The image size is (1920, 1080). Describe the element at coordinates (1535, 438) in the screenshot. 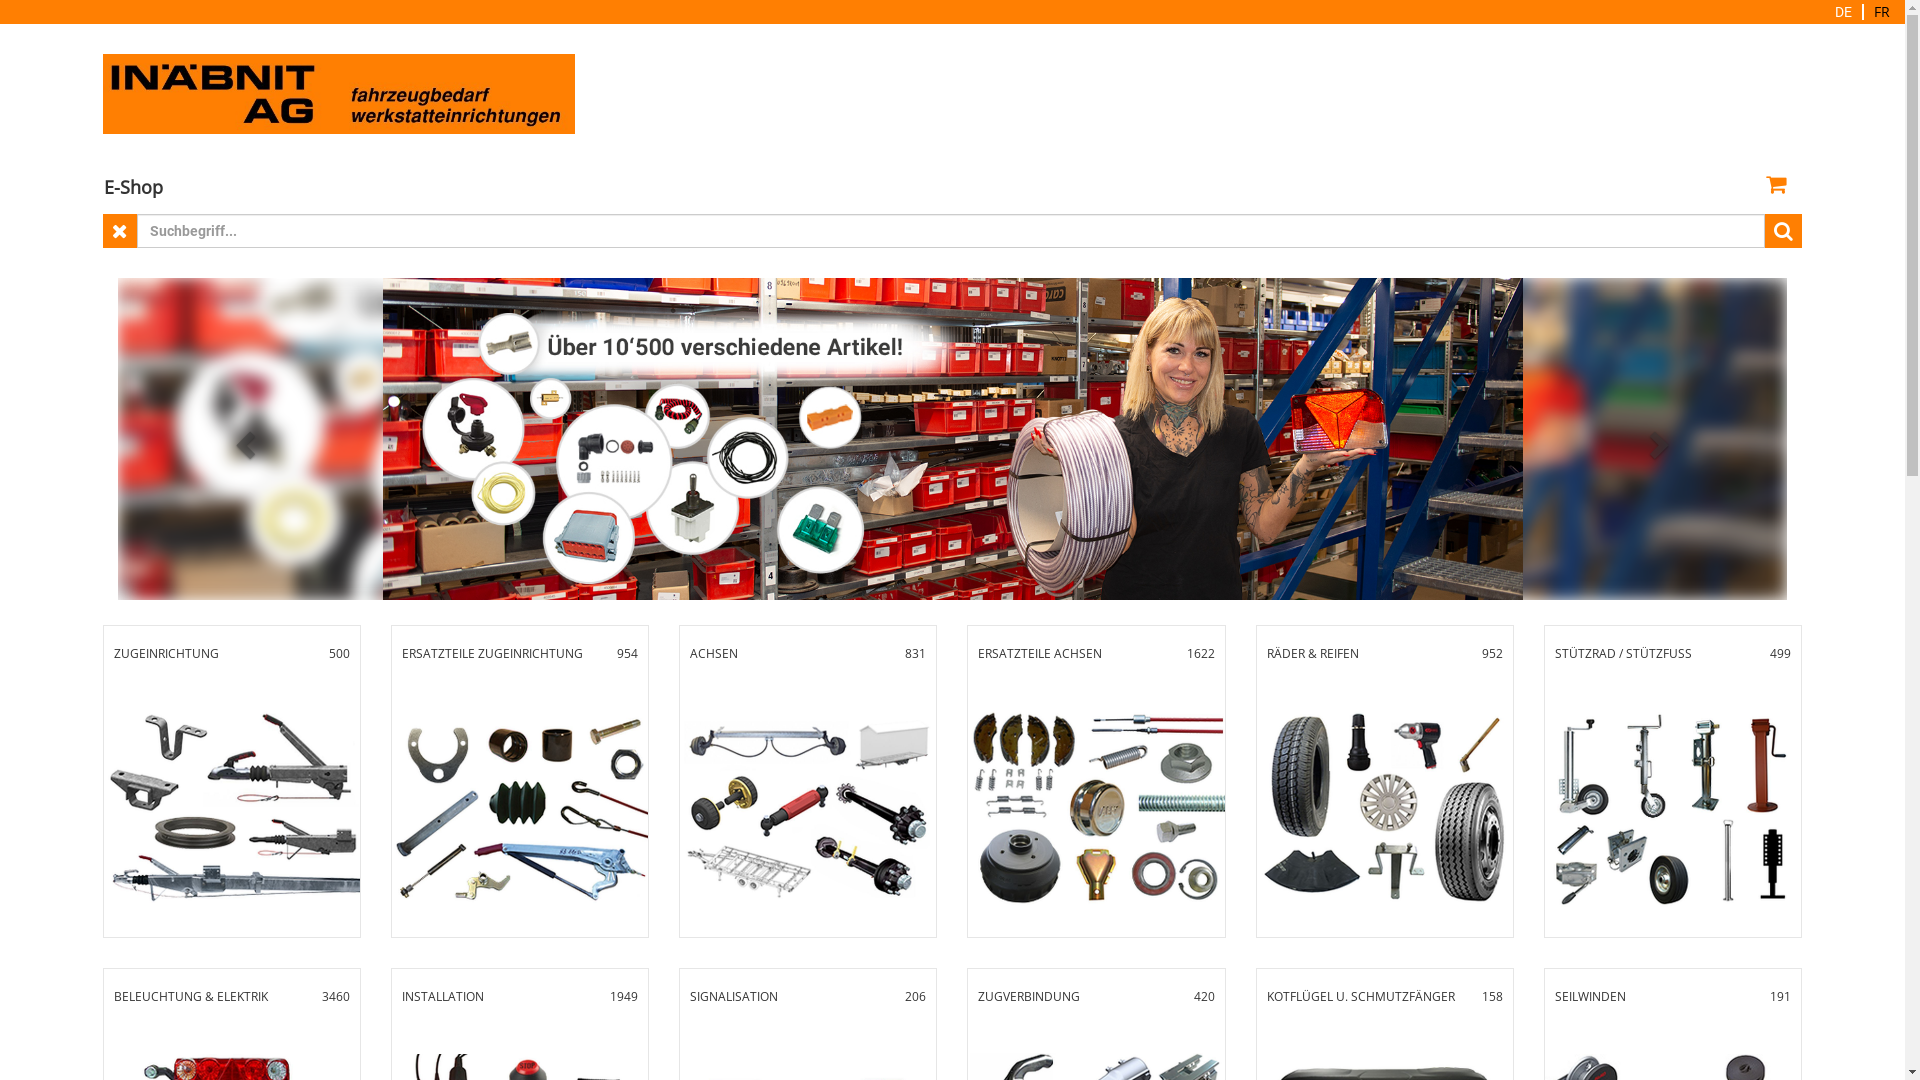

I see `'next'` at that location.